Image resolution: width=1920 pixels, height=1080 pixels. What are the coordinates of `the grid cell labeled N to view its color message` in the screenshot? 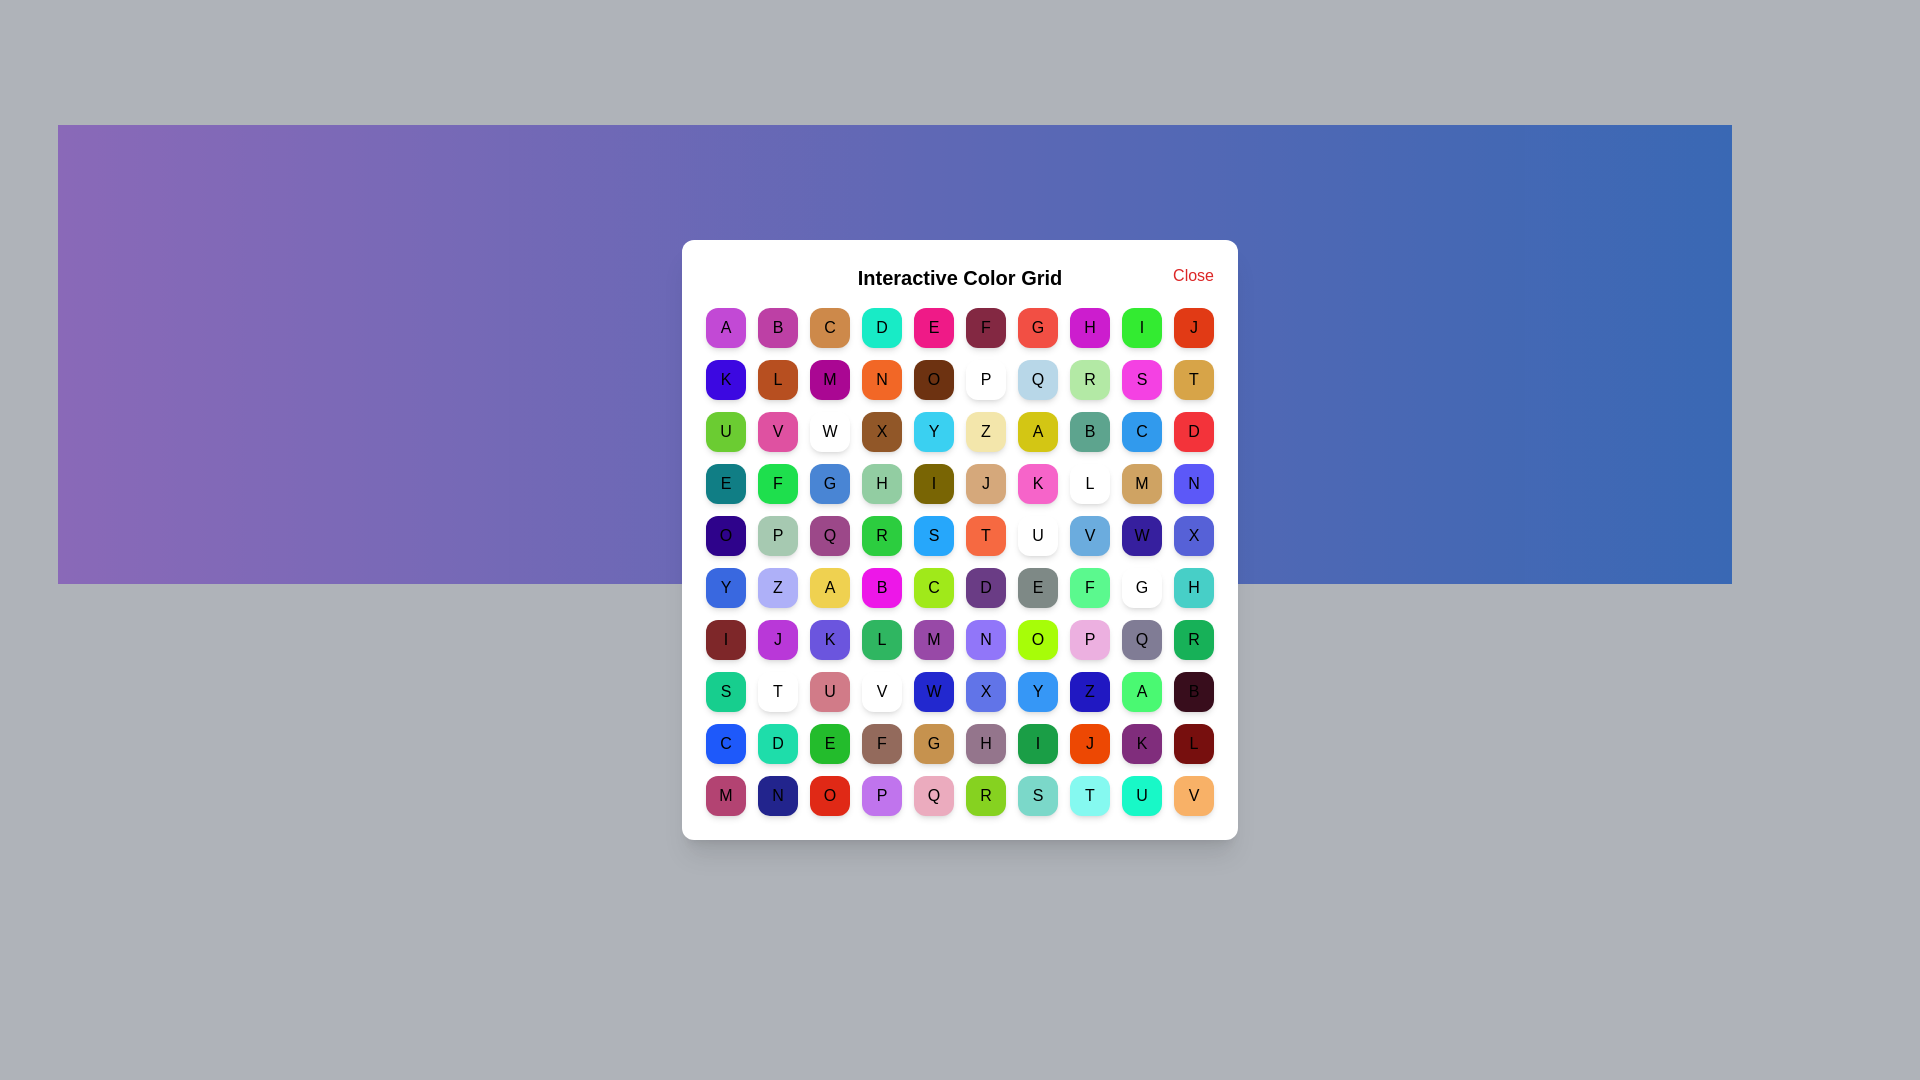 It's located at (881, 380).